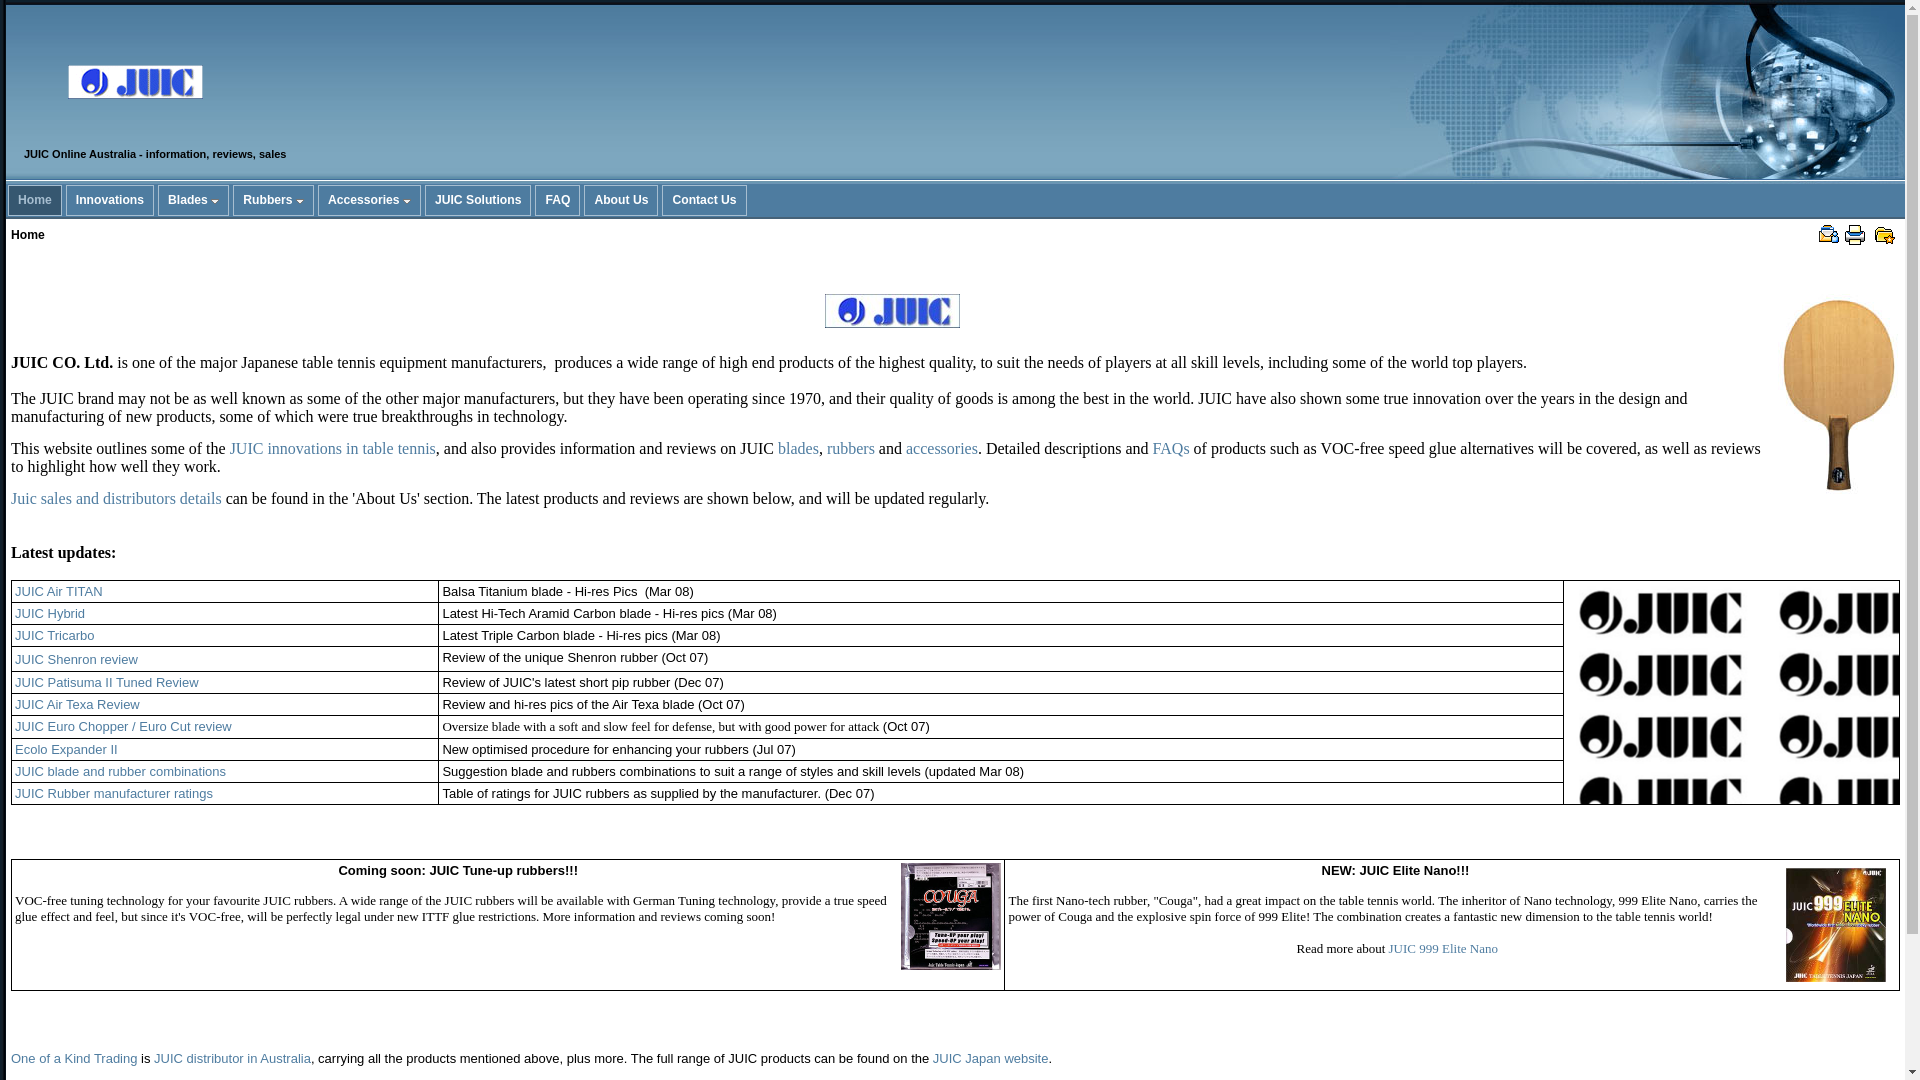 This screenshot has width=1920, height=1080. What do you see at coordinates (662, 200) in the screenshot?
I see `'Contact Us'` at bounding box center [662, 200].